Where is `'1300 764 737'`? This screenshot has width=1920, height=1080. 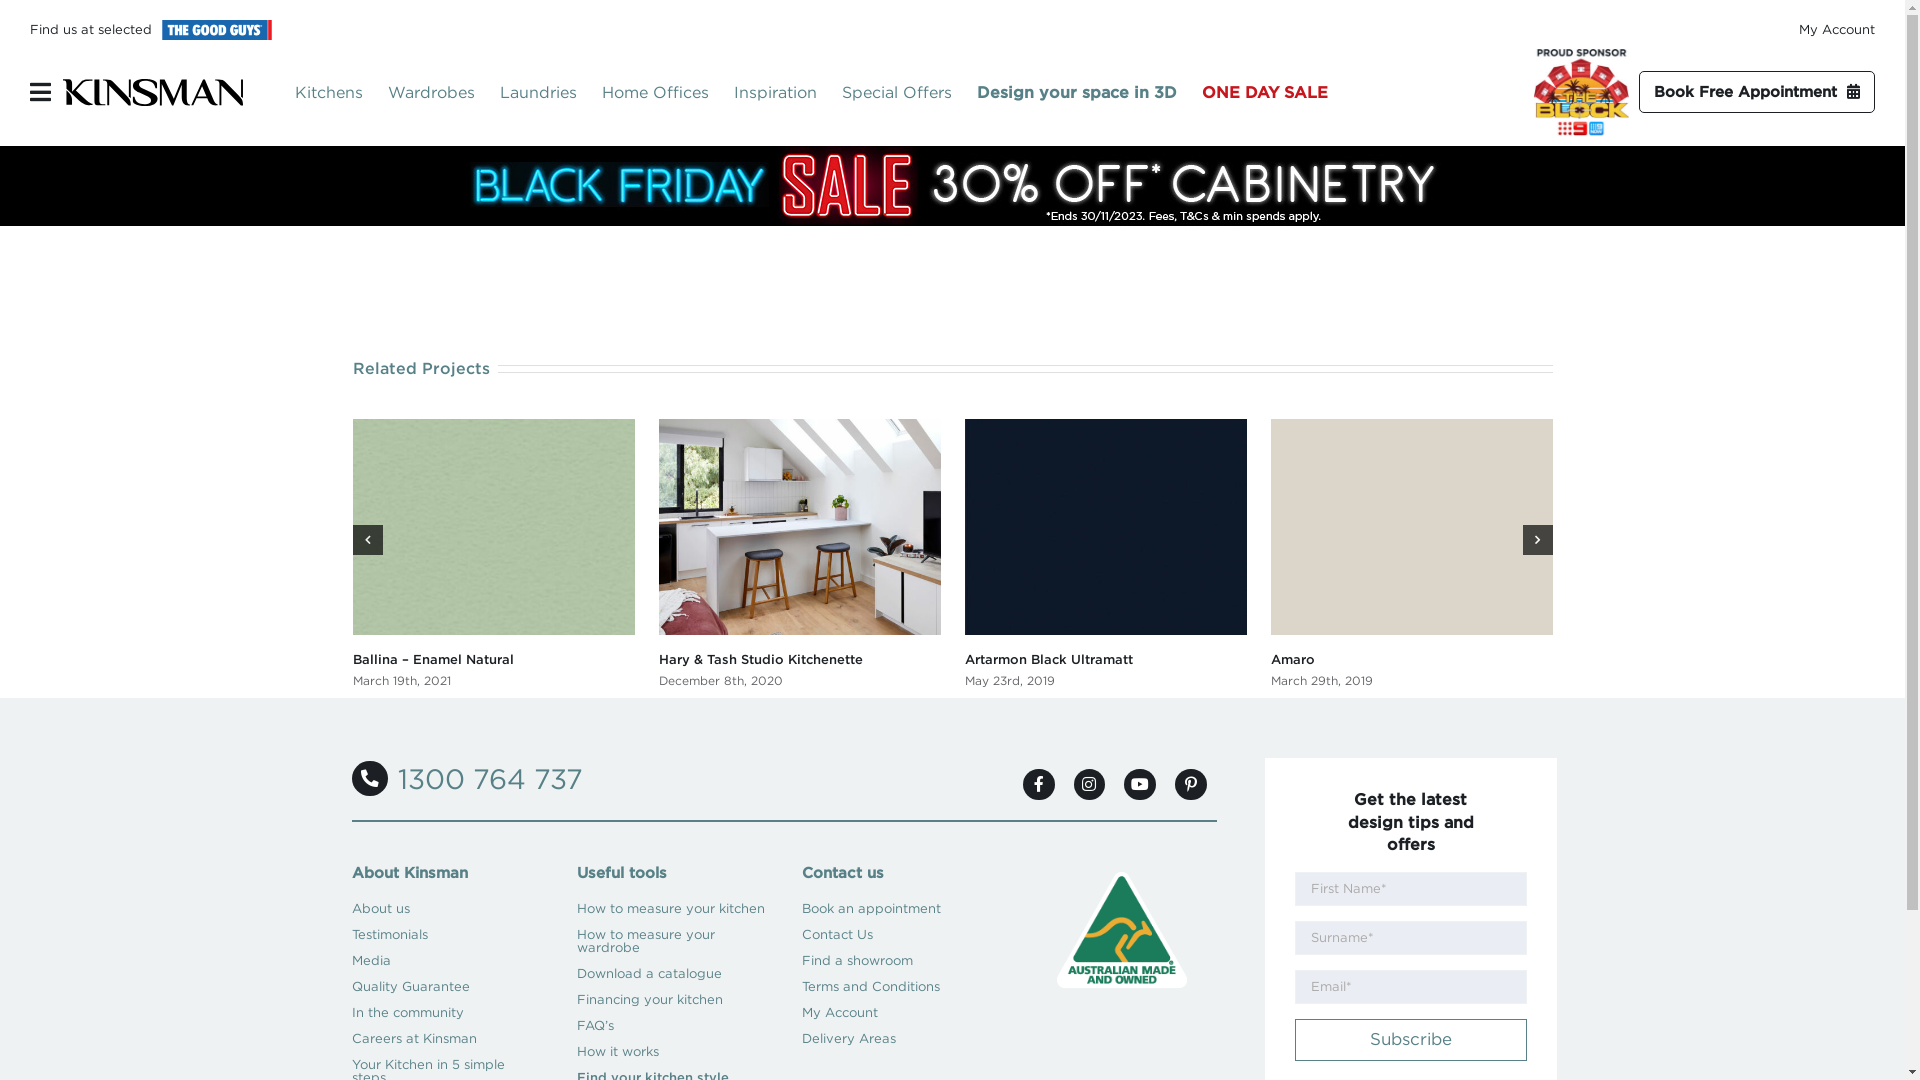 '1300 764 737' is located at coordinates (465, 778).